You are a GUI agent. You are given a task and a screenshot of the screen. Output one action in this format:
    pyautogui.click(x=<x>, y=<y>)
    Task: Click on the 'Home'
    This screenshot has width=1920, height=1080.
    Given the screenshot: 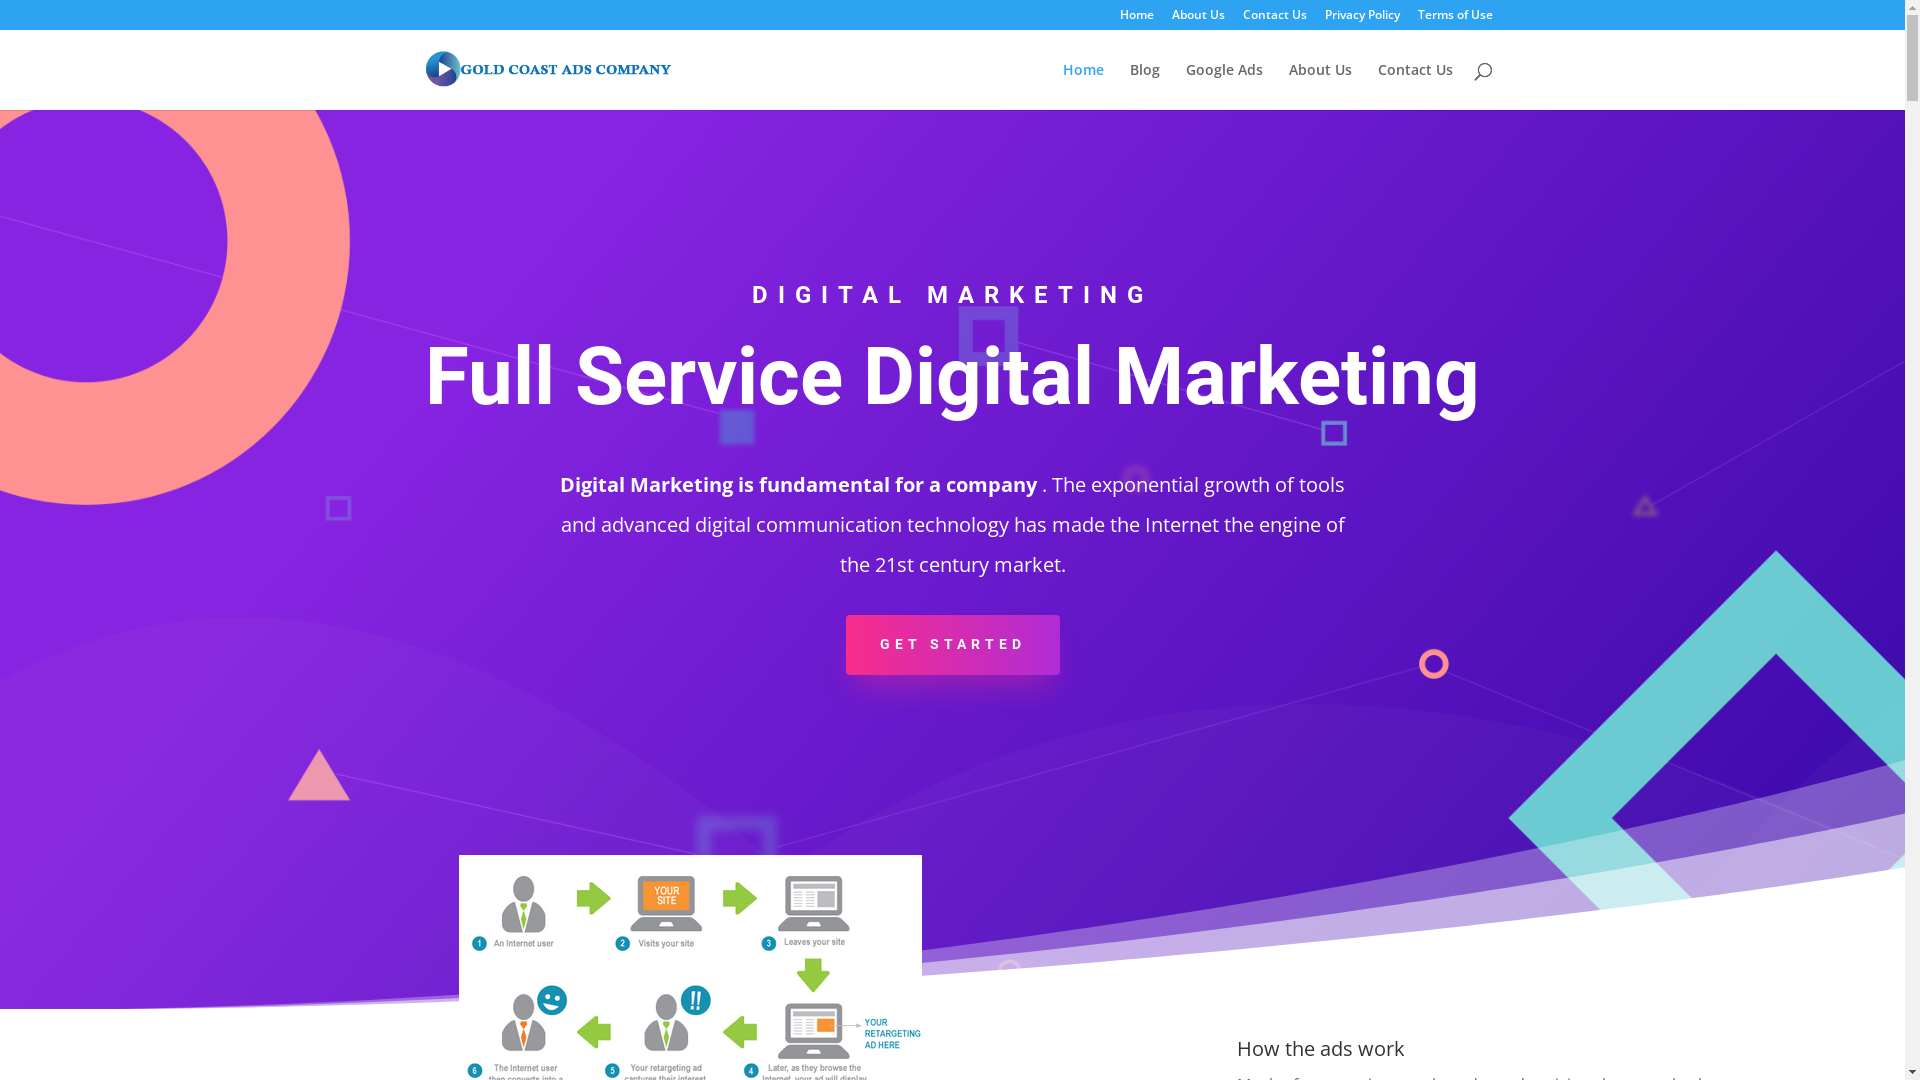 What is the action you would take?
    pyautogui.click(x=1137, y=19)
    